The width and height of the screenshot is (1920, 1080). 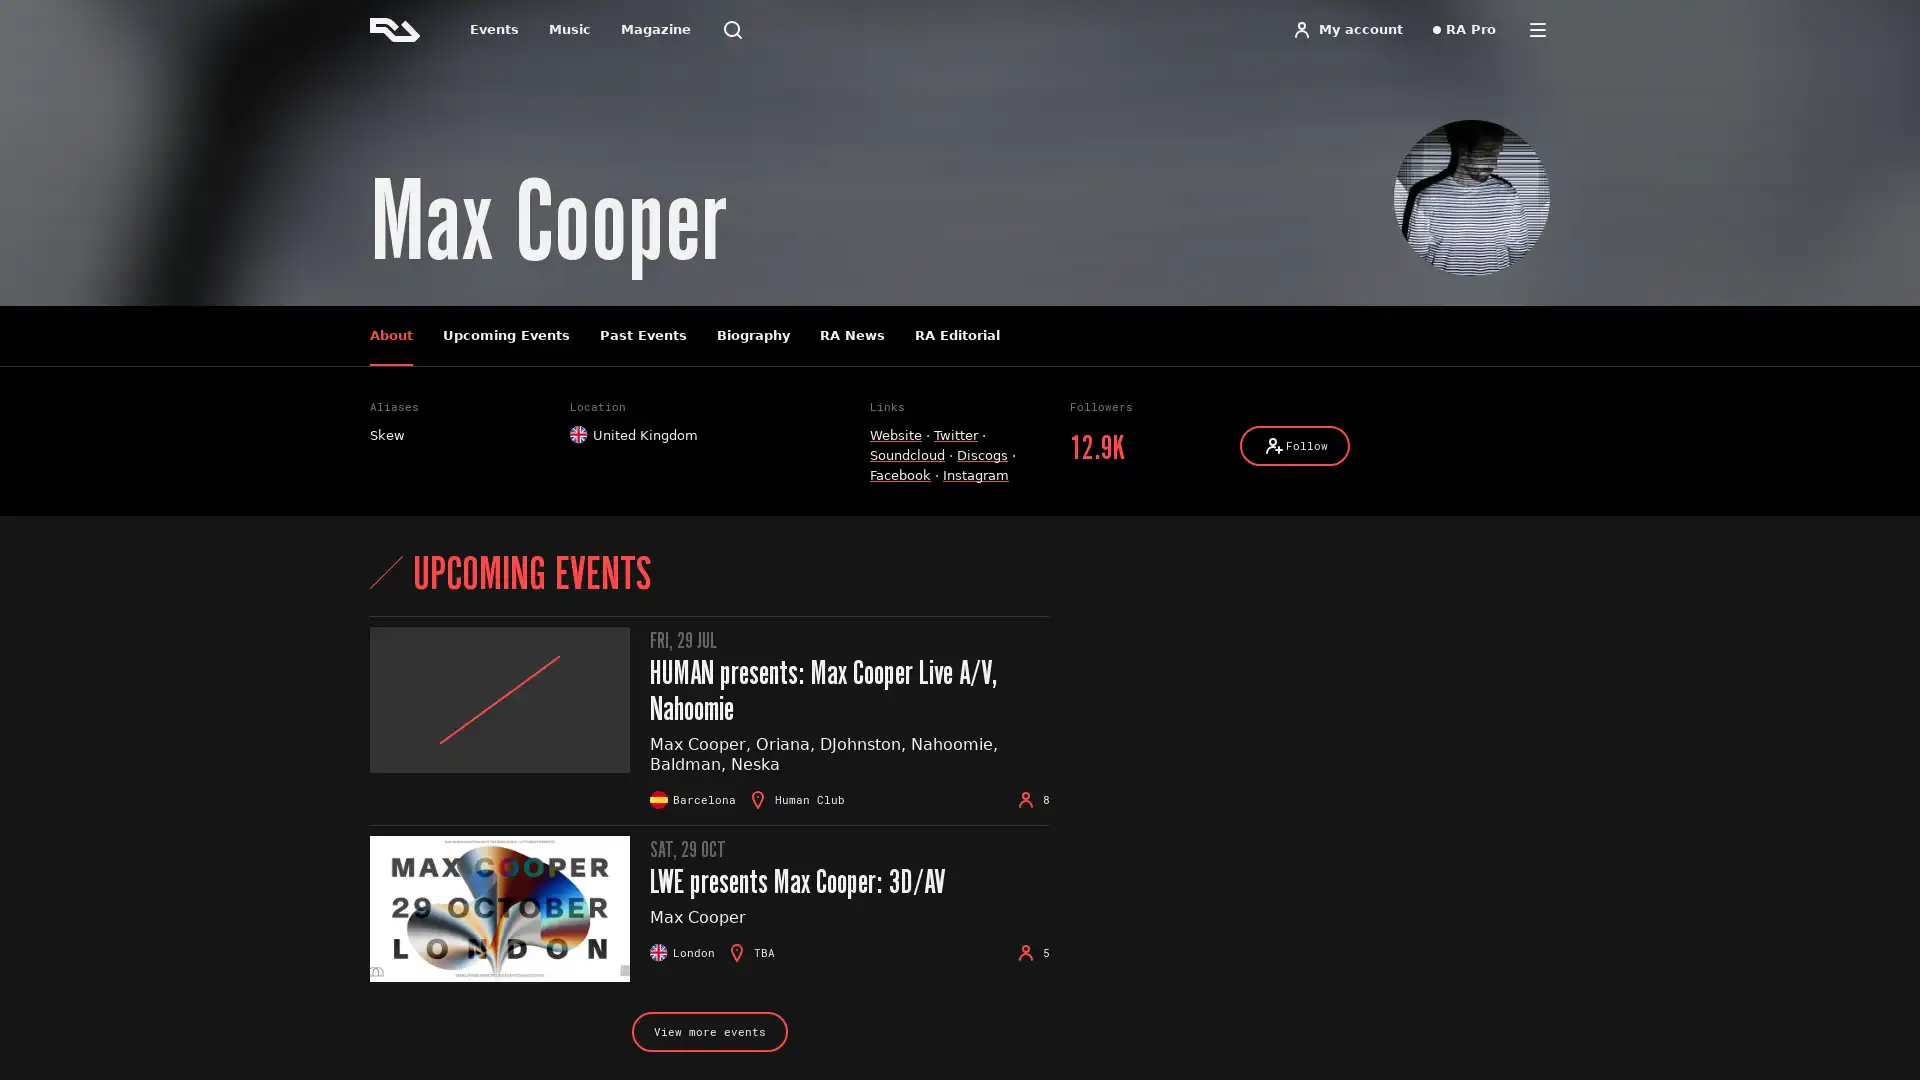 I want to click on Follow Follow, so click(x=1295, y=443).